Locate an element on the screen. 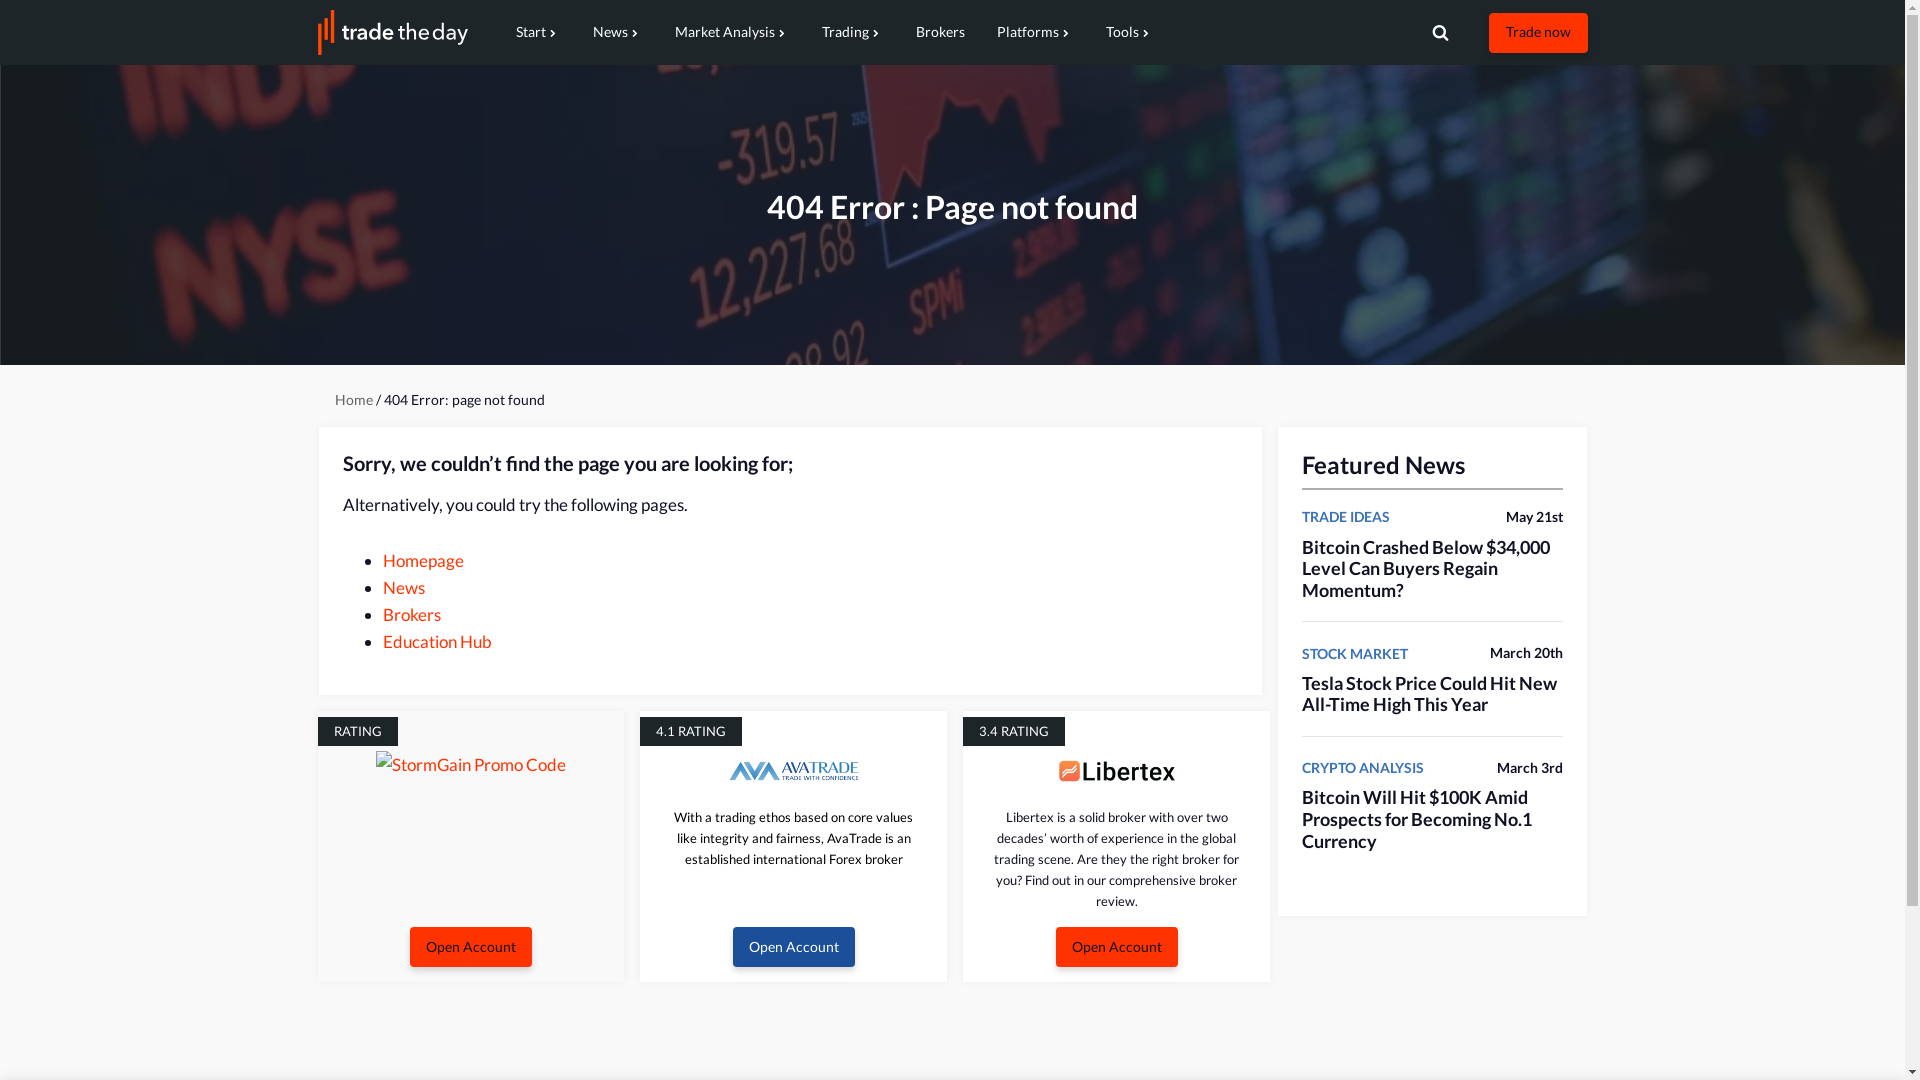 Image resolution: width=1920 pixels, height=1080 pixels. 'Start' is located at coordinates (538, 32).